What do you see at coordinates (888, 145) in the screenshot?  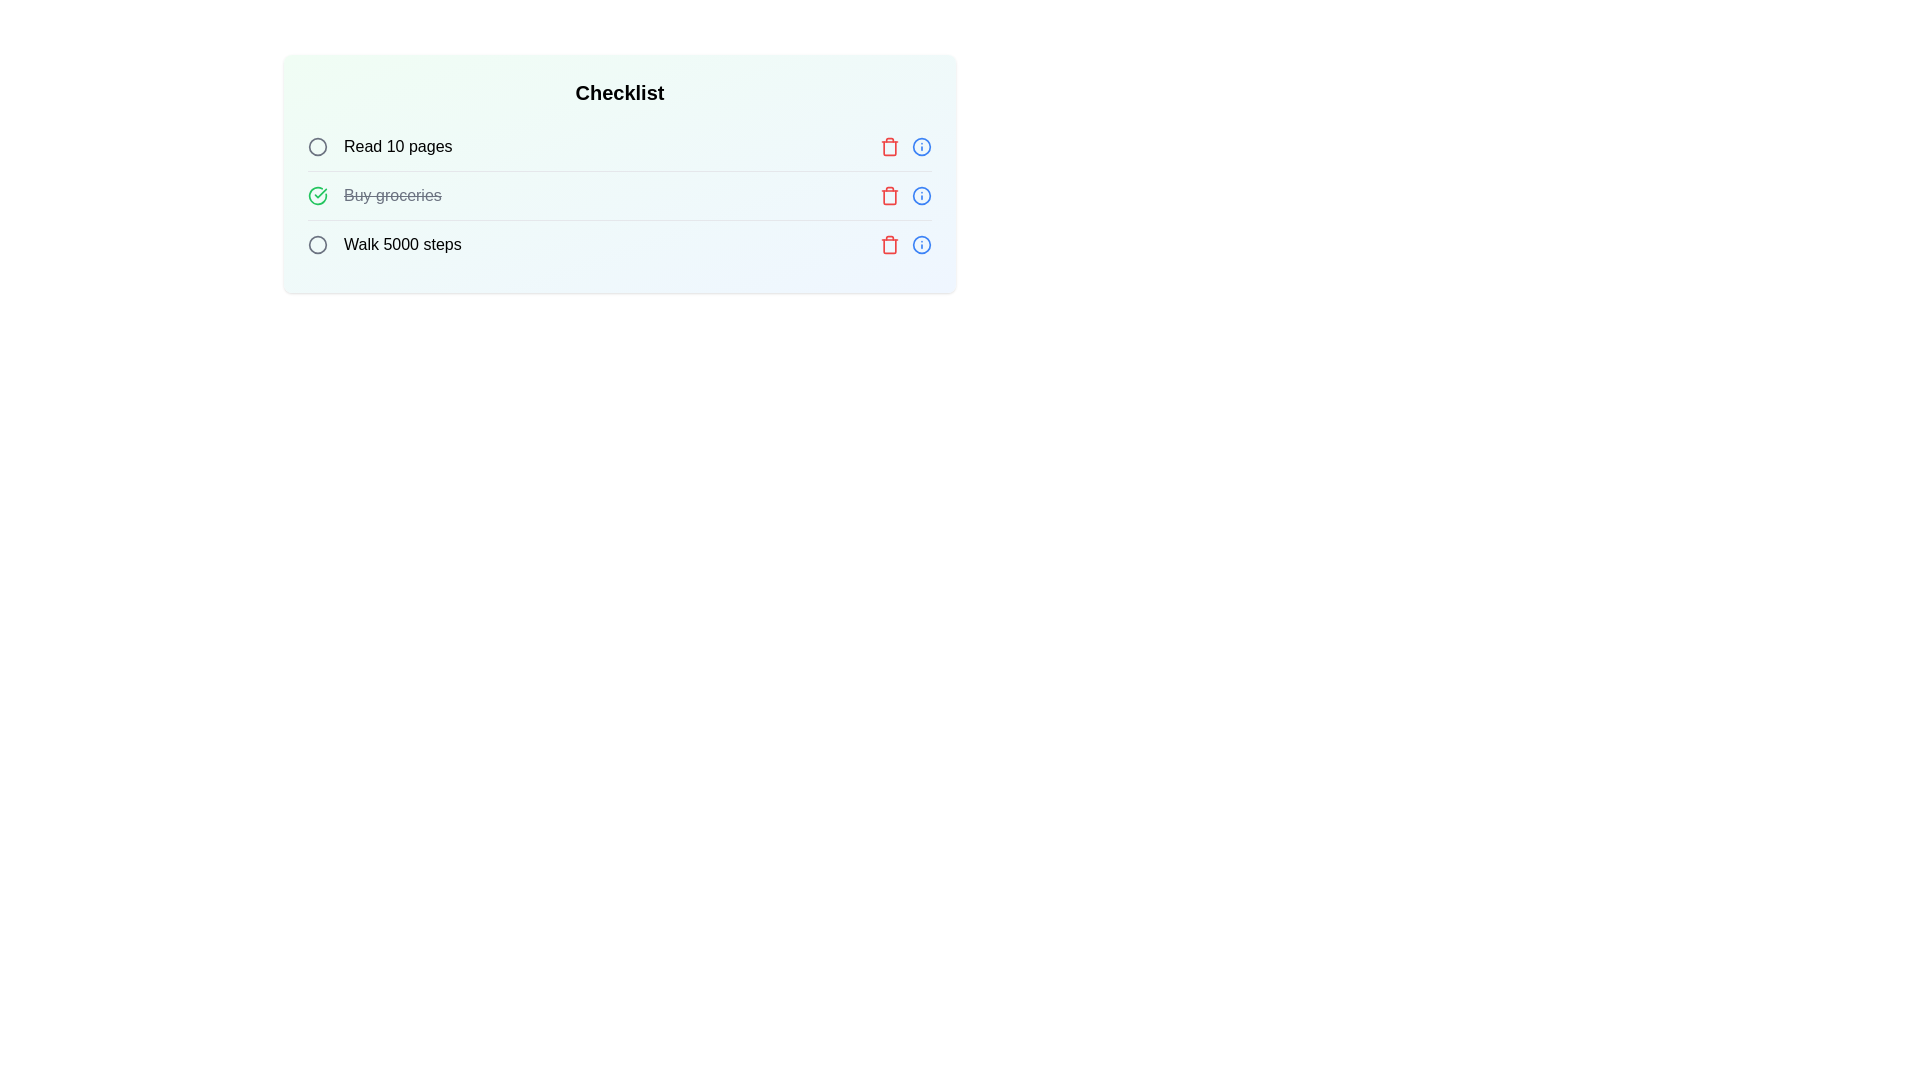 I see `remove button for the checklist item labeled 'Read 10 pages'` at bounding box center [888, 145].